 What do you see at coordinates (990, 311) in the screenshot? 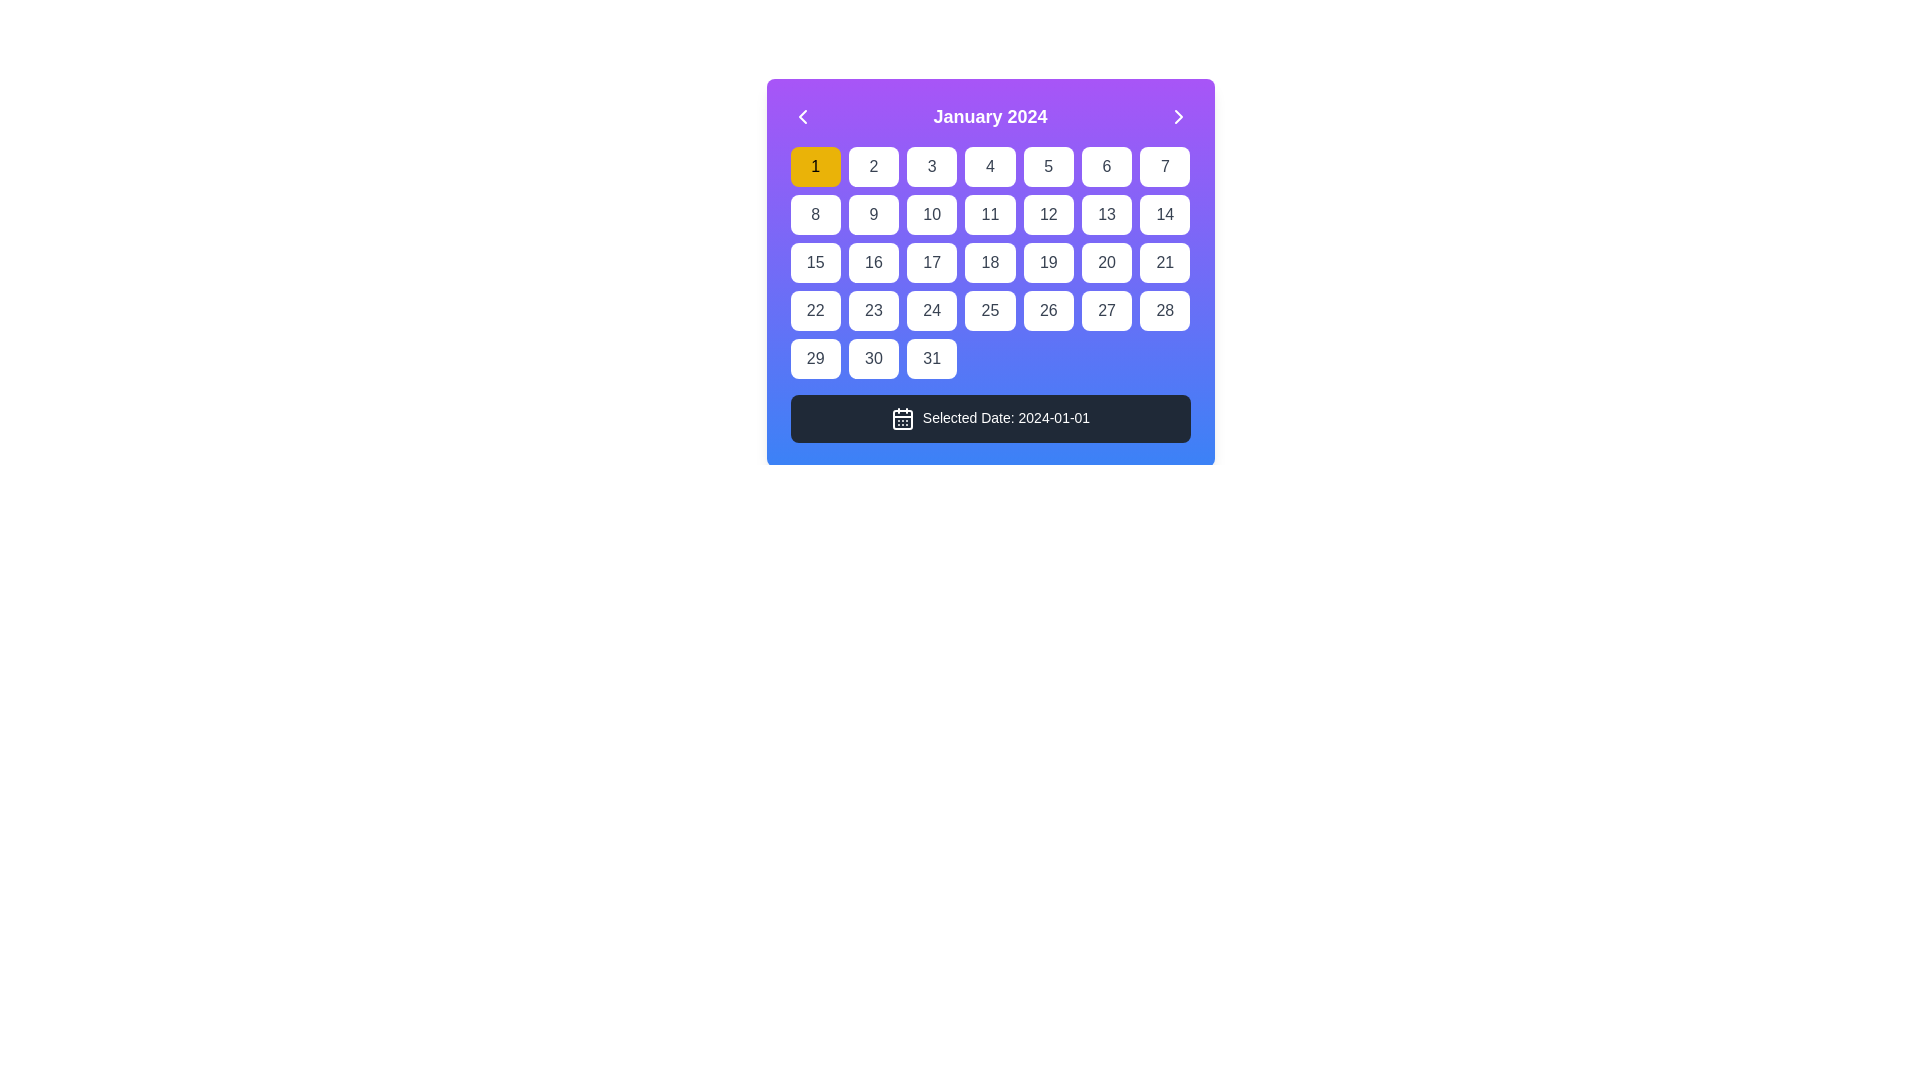
I see `the button representing the 25th day of January 2024` at bounding box center [990, 311].